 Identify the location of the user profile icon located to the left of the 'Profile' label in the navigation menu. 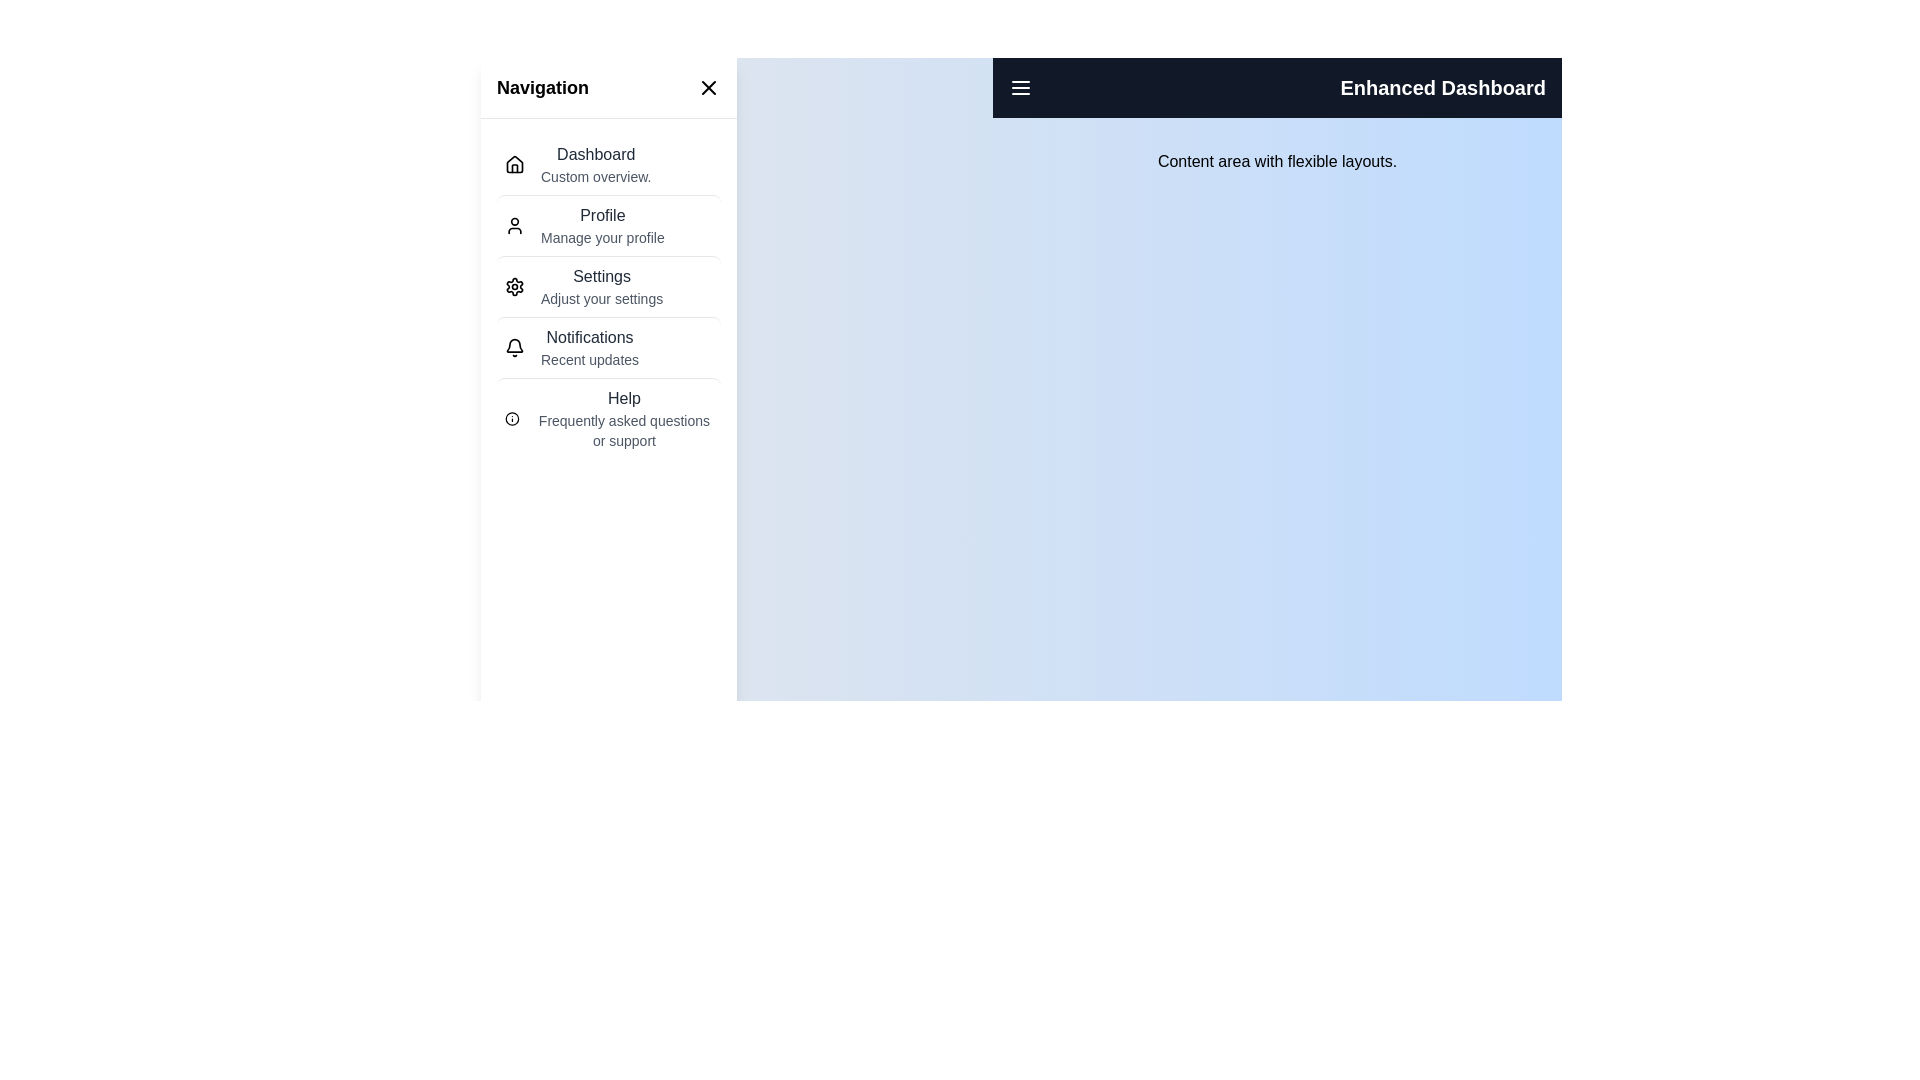
(514, 225).